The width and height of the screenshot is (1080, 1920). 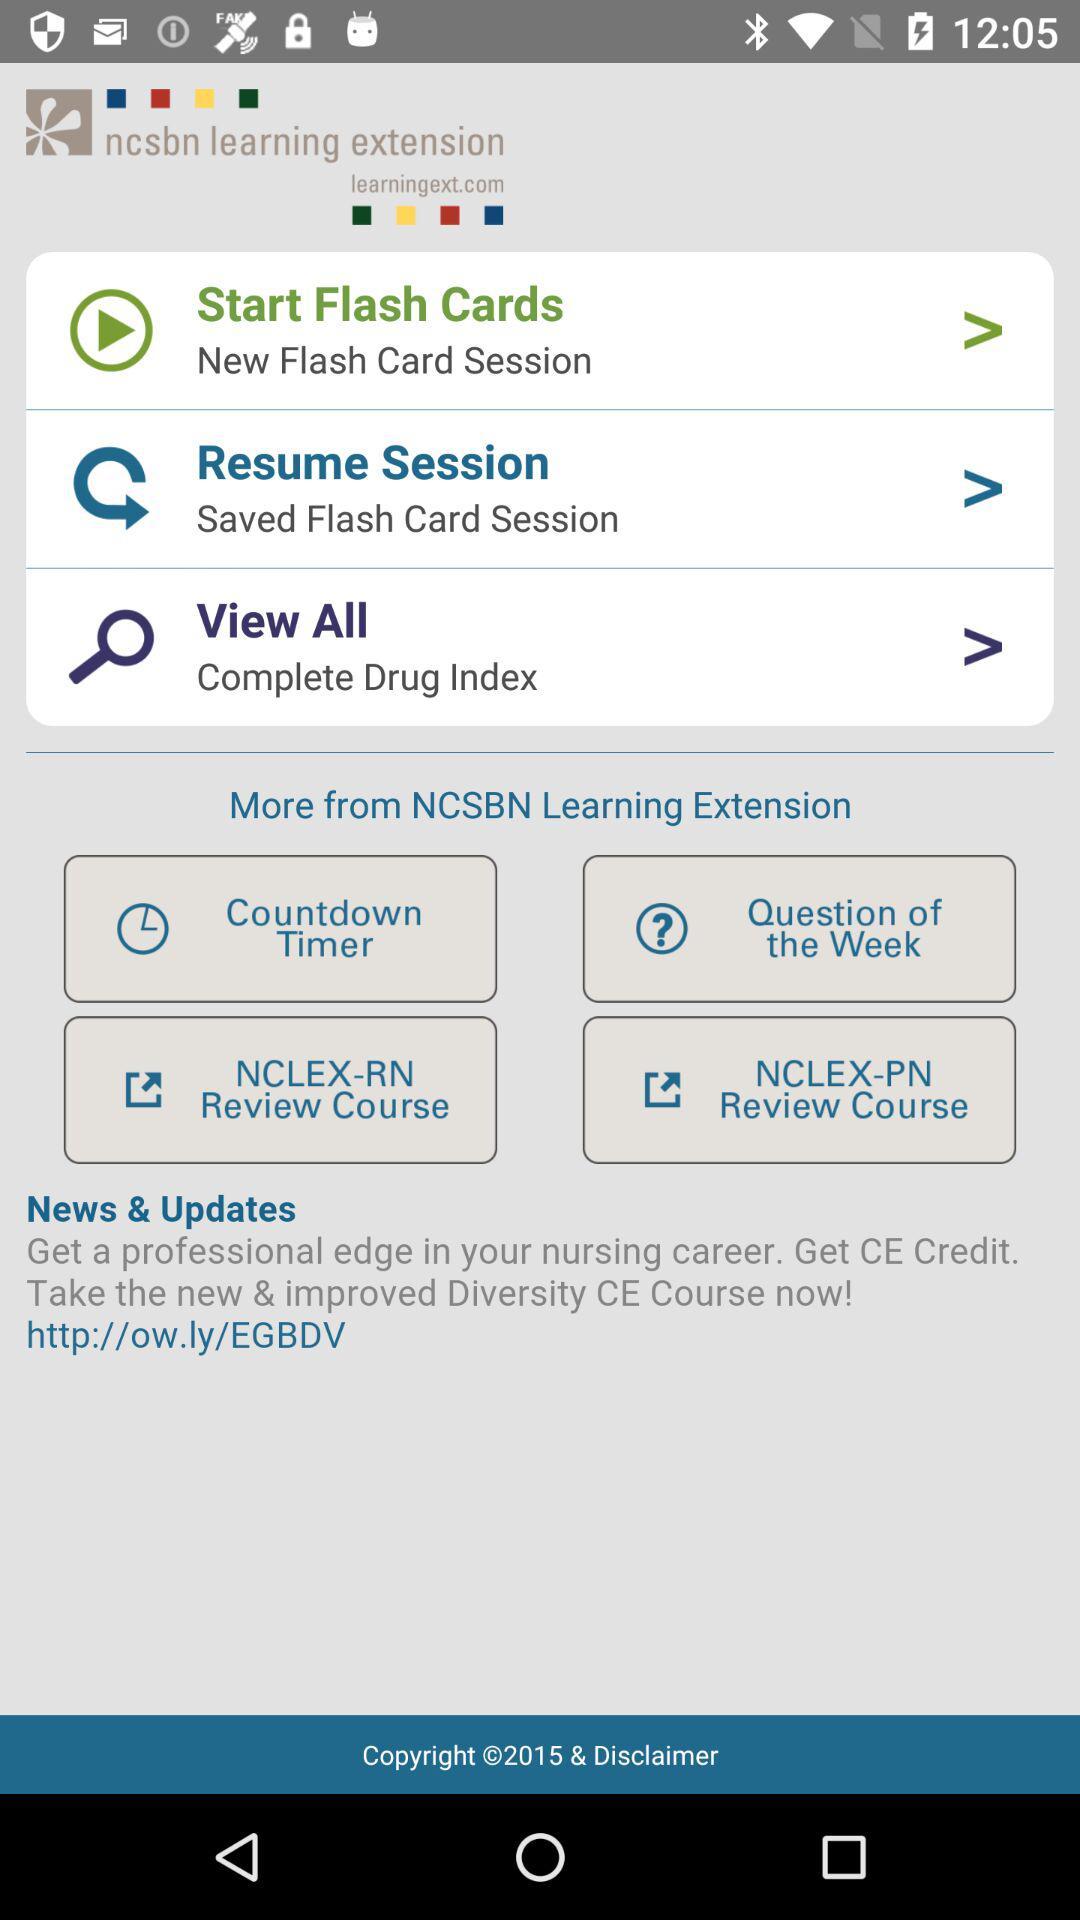 What do you see at coordinates (798, 1089) in the screenshot?
I see `opens link in a new window` at bounding box center [798, 1089].